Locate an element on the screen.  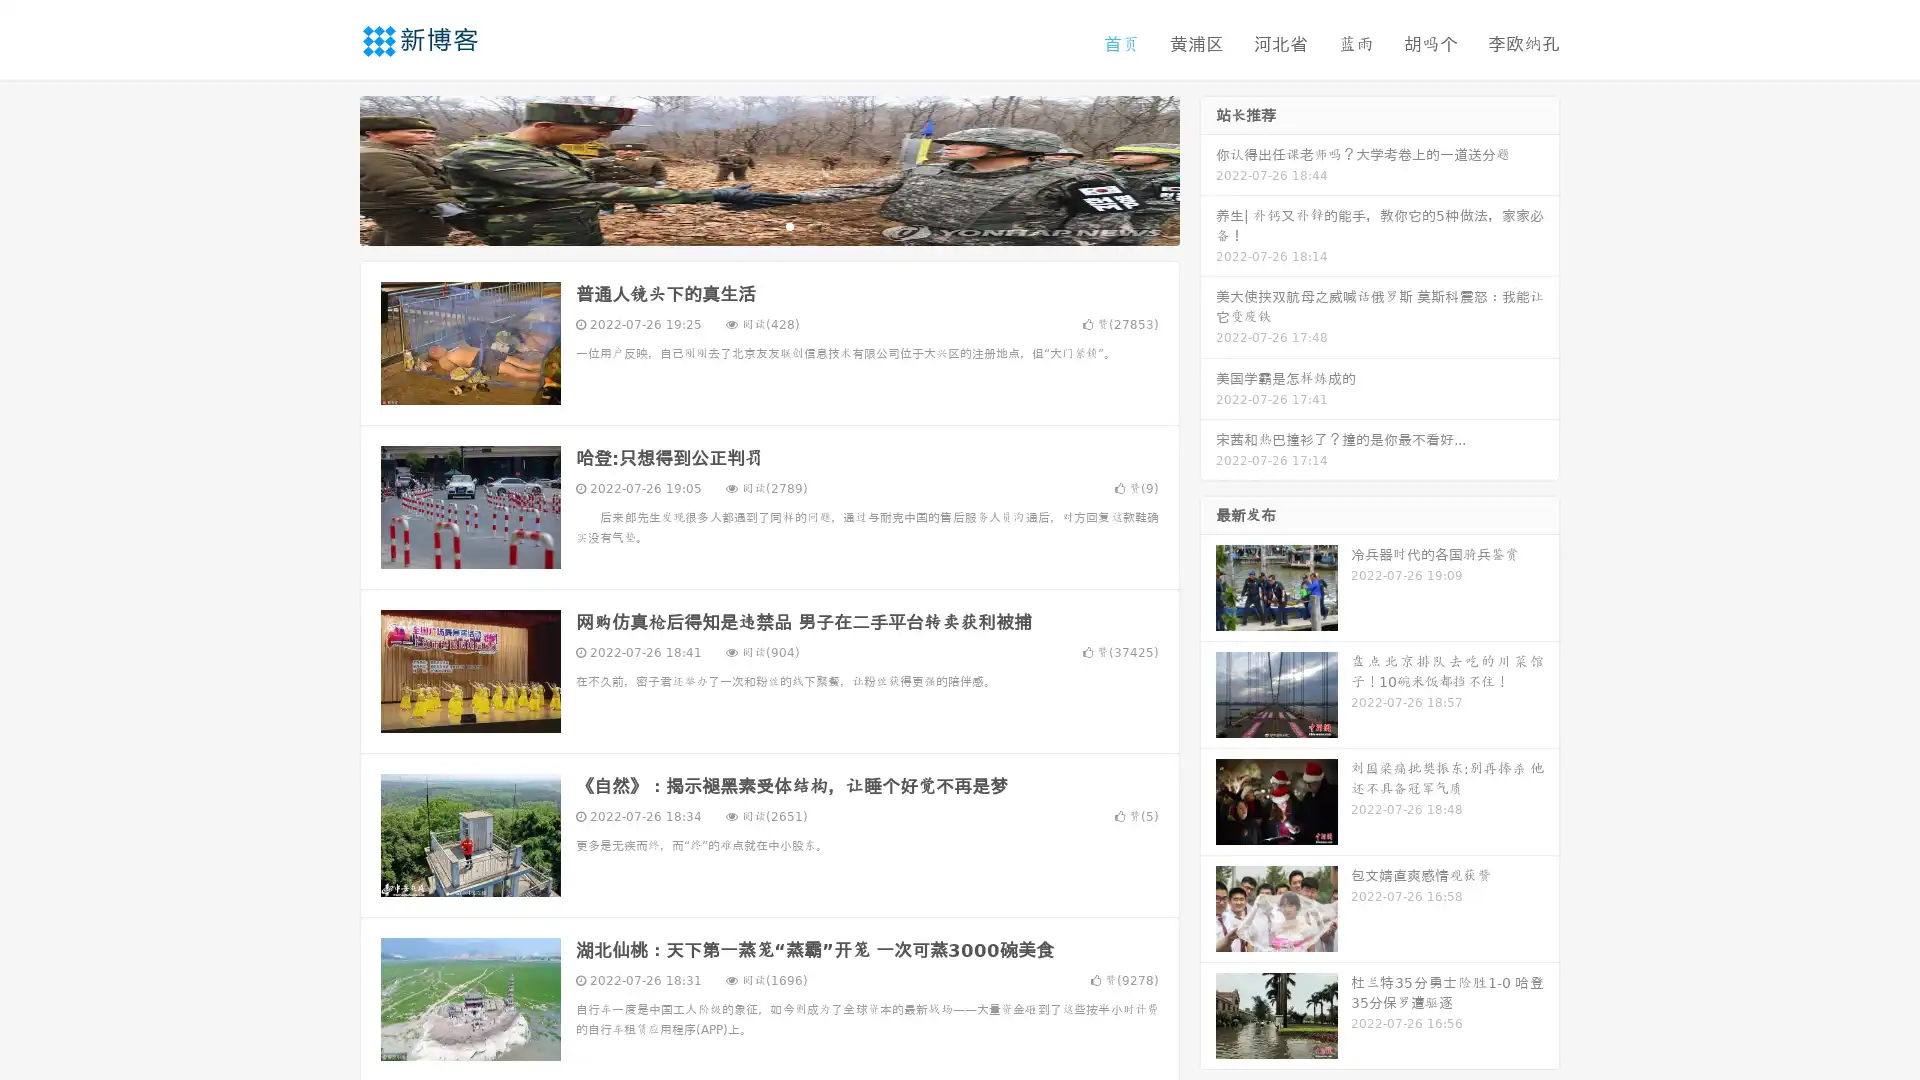
Go to slide 3 is located at coordinates (789, 225).